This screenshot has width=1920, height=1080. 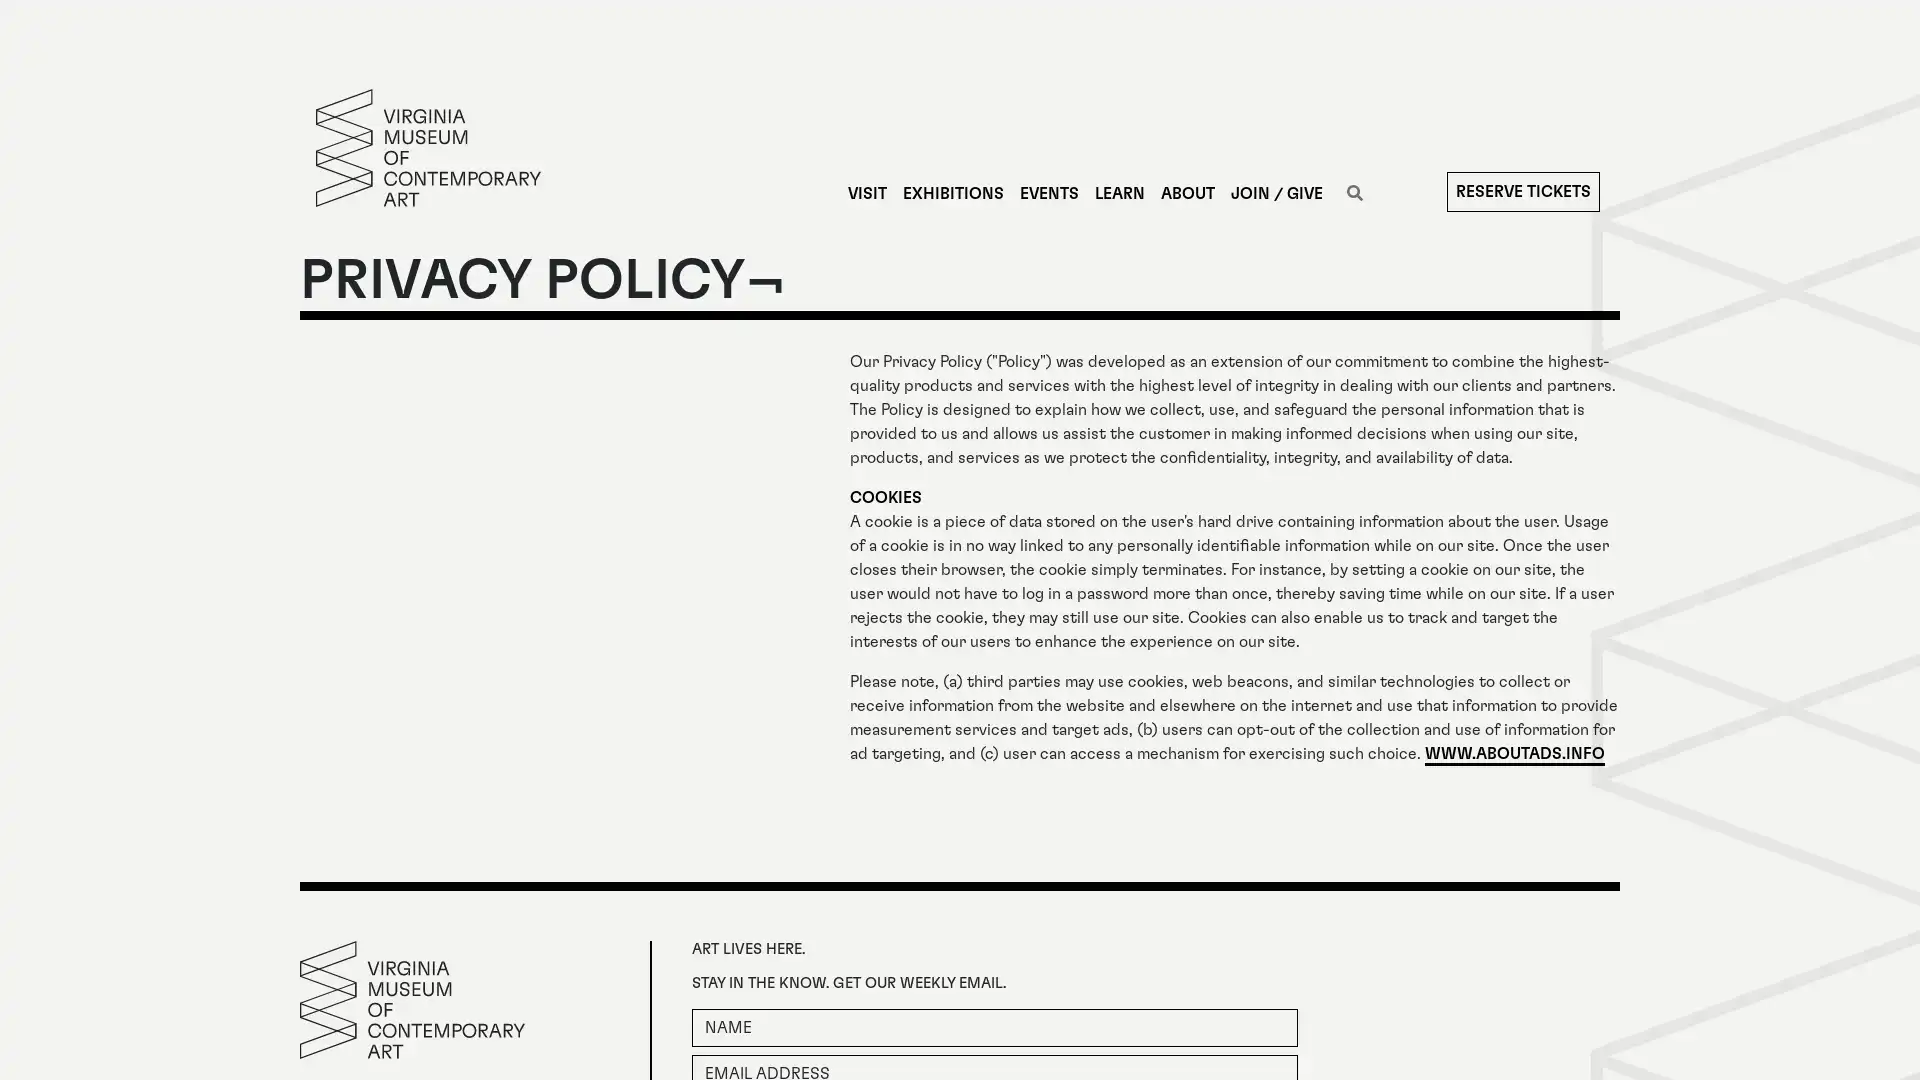 What do you see at coordinates (1117, 193) in the screenshot?
I see `LEARN` at bounding box center [1117, 193].